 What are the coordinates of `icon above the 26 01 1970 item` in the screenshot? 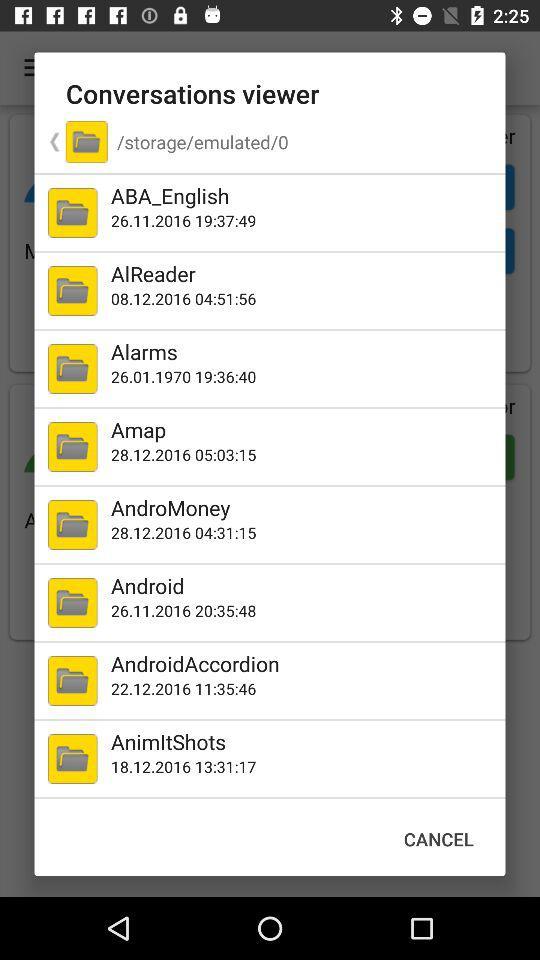 It's located at (303, 351).